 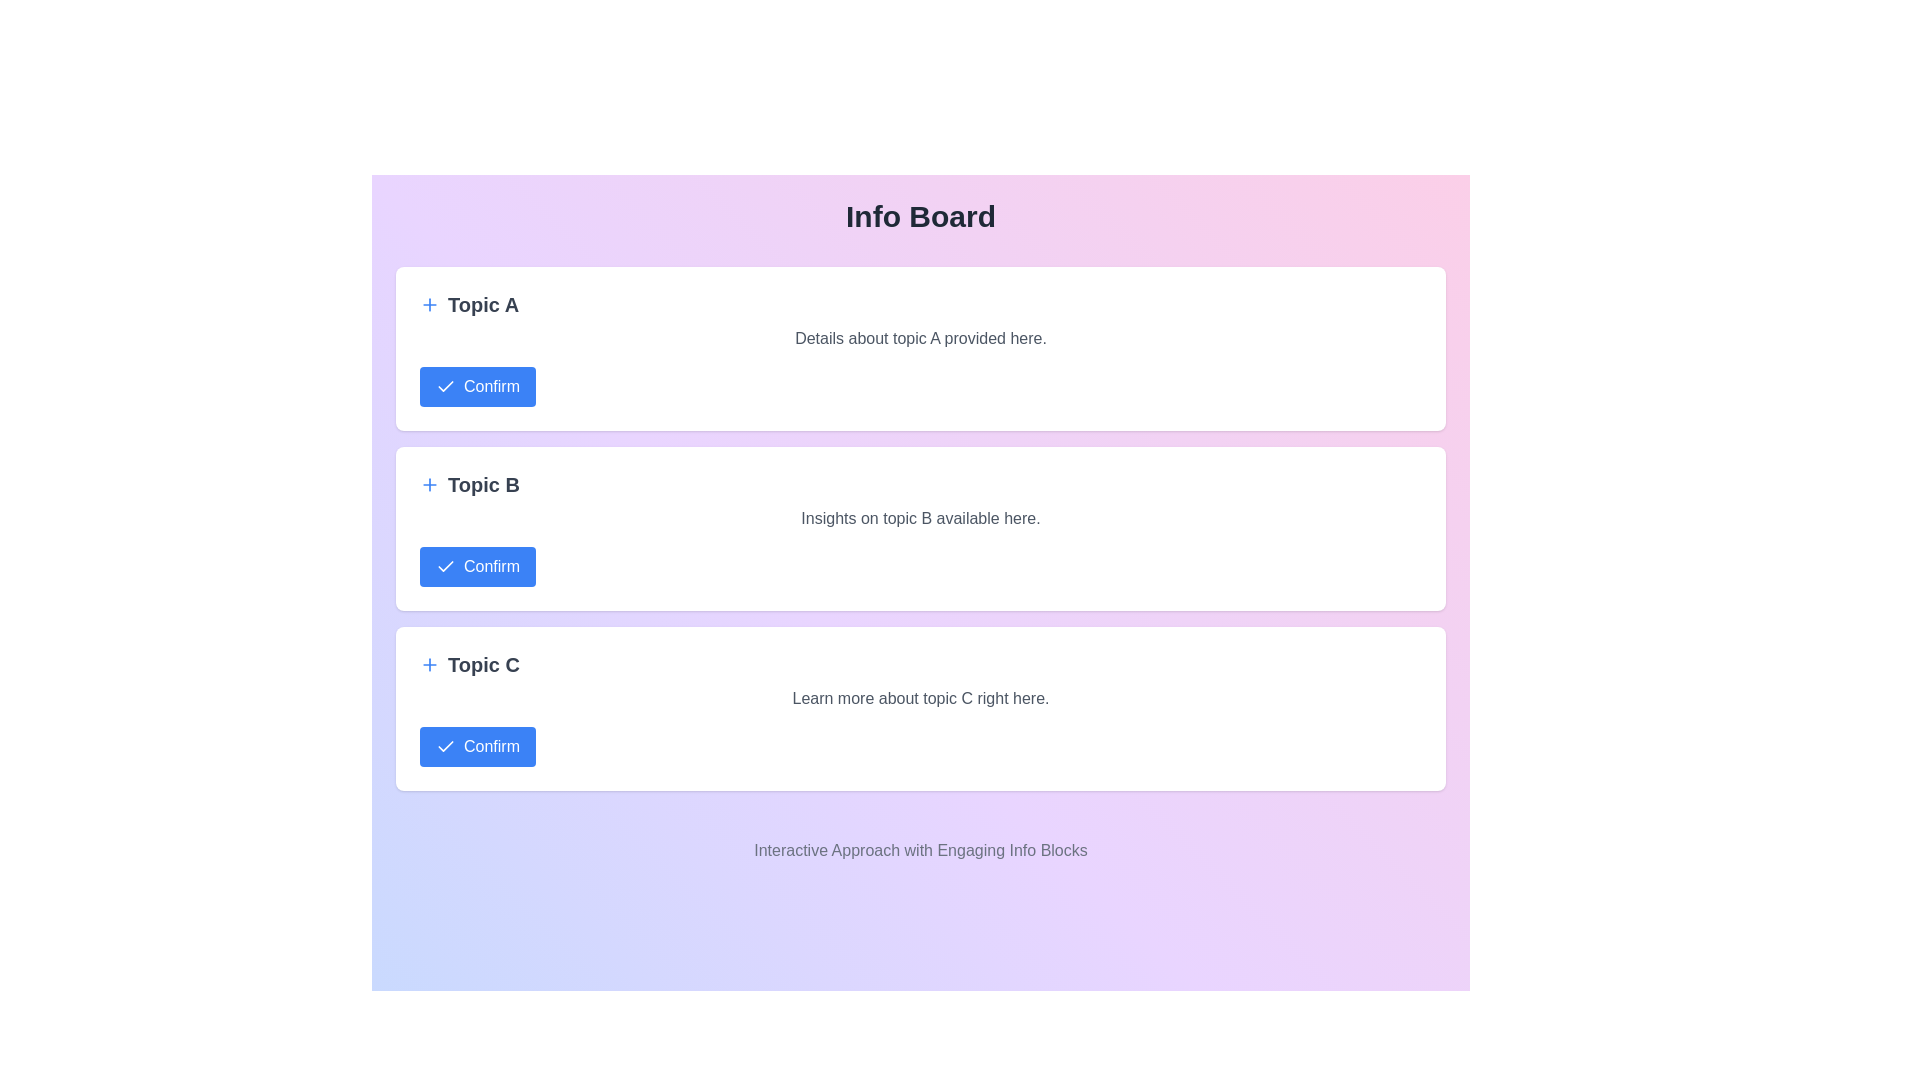 What do you see at coordinates (429, 664) in the screenshot?
I see `the blue plus sign icon located to the left of the text 'Topic C'` at bounding box center [429, 664].